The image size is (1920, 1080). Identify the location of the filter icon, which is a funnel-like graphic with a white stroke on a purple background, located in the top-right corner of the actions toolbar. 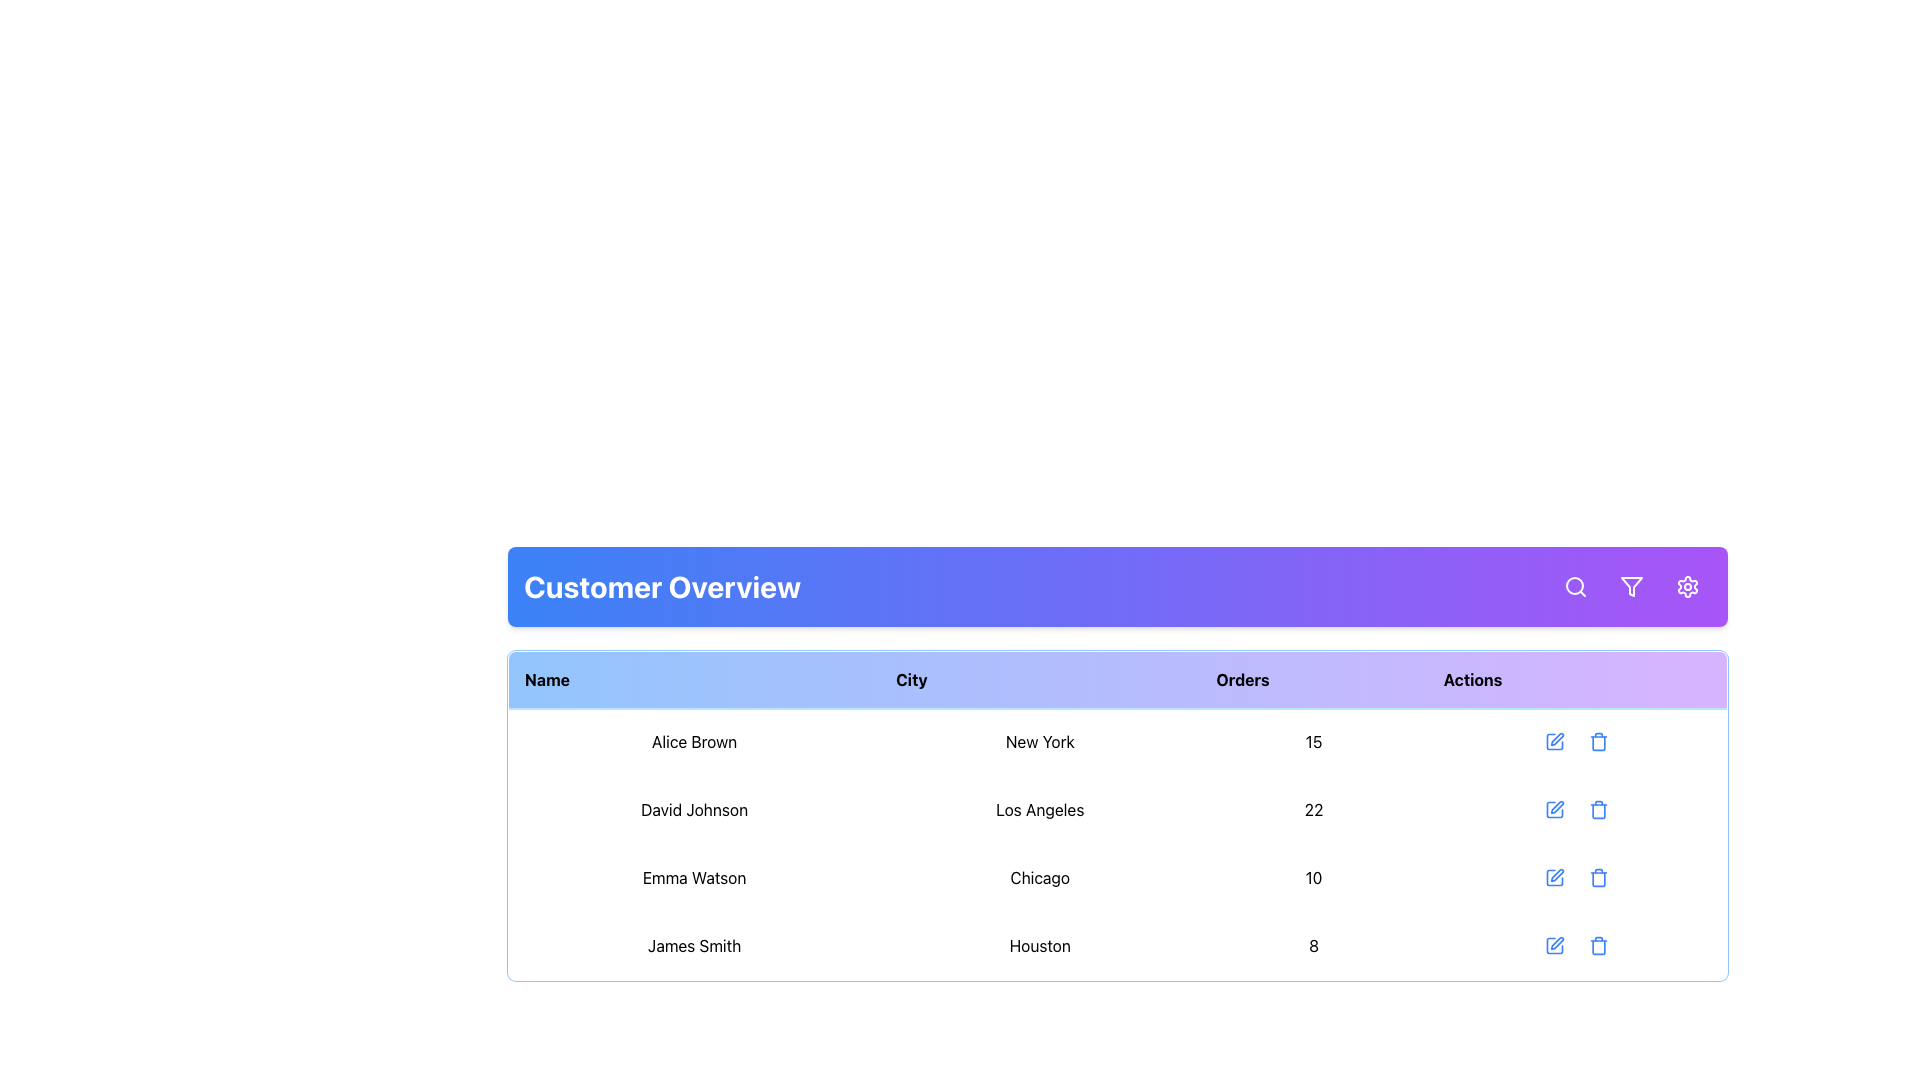
(1632, 585).